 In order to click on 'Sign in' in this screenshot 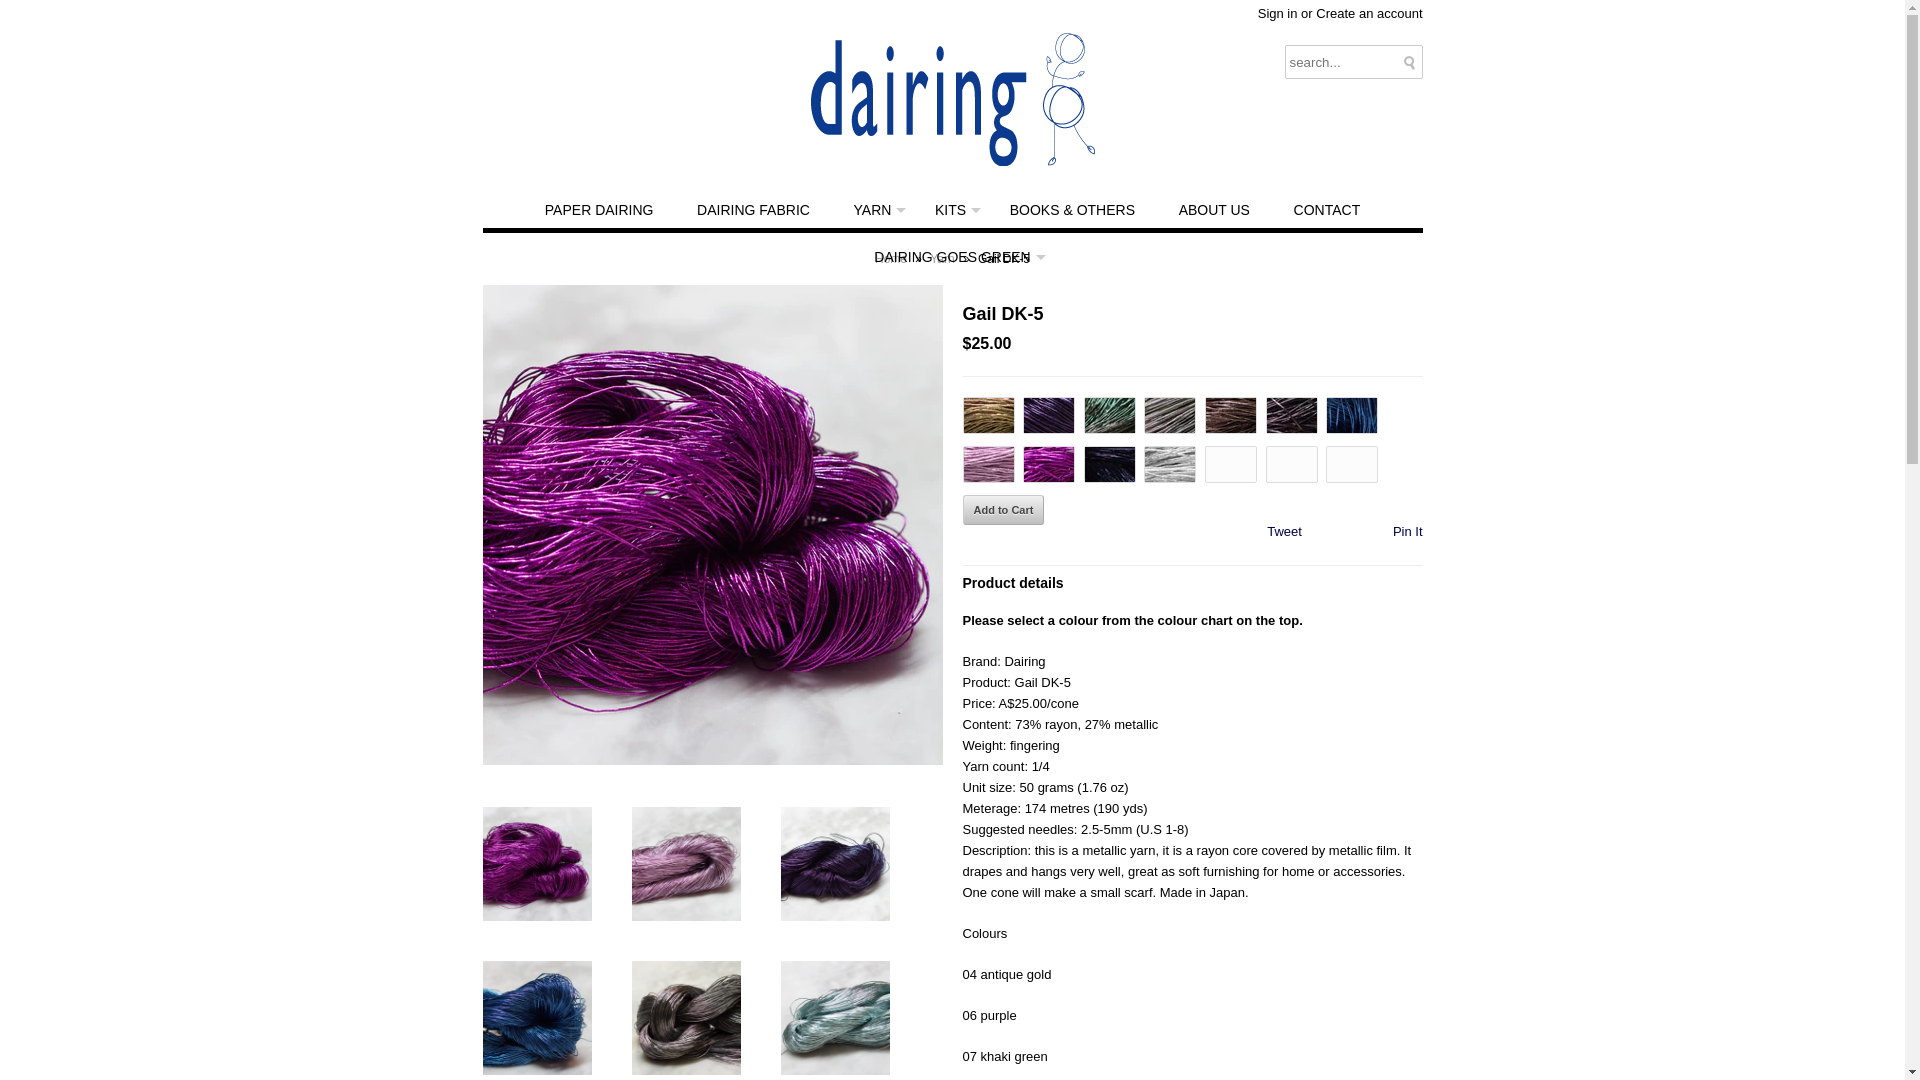, I will do `click(1276, 13)`.